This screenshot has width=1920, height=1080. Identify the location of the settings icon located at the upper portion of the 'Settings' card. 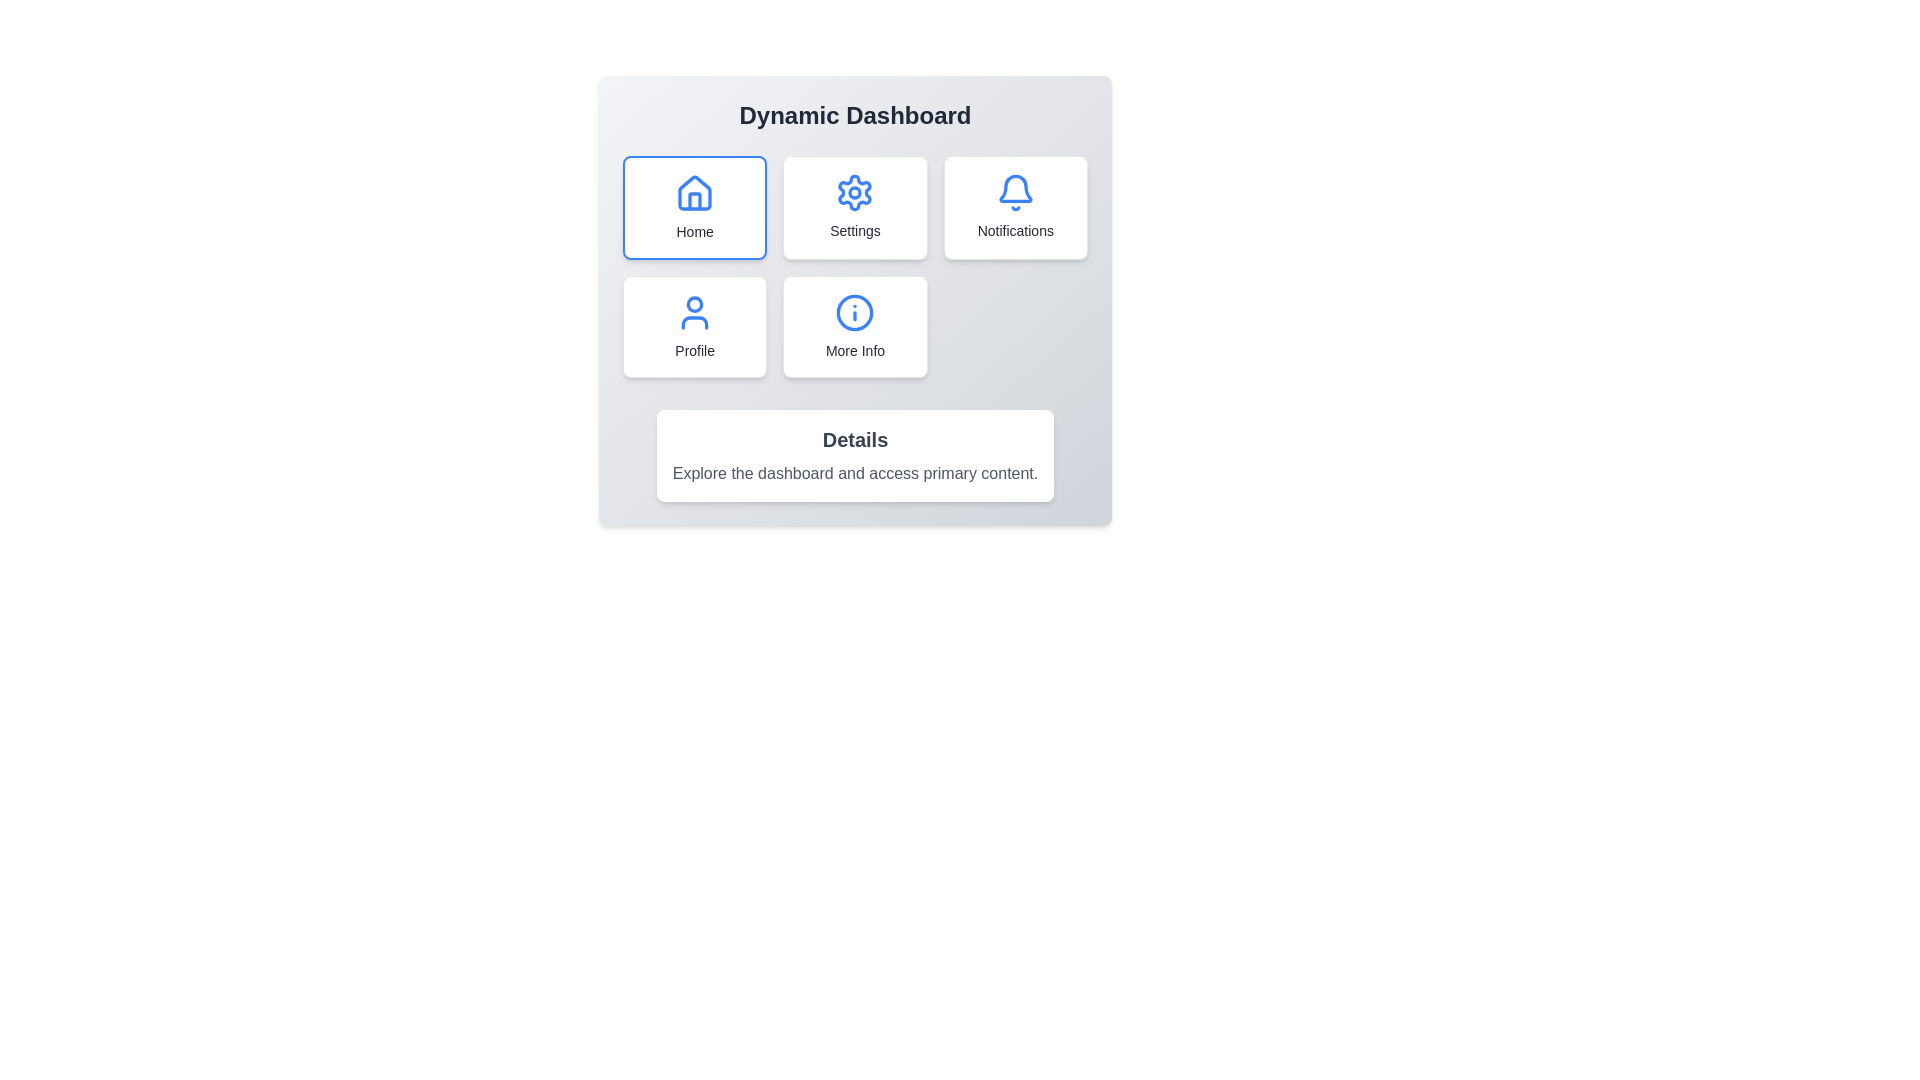
(855, 192).